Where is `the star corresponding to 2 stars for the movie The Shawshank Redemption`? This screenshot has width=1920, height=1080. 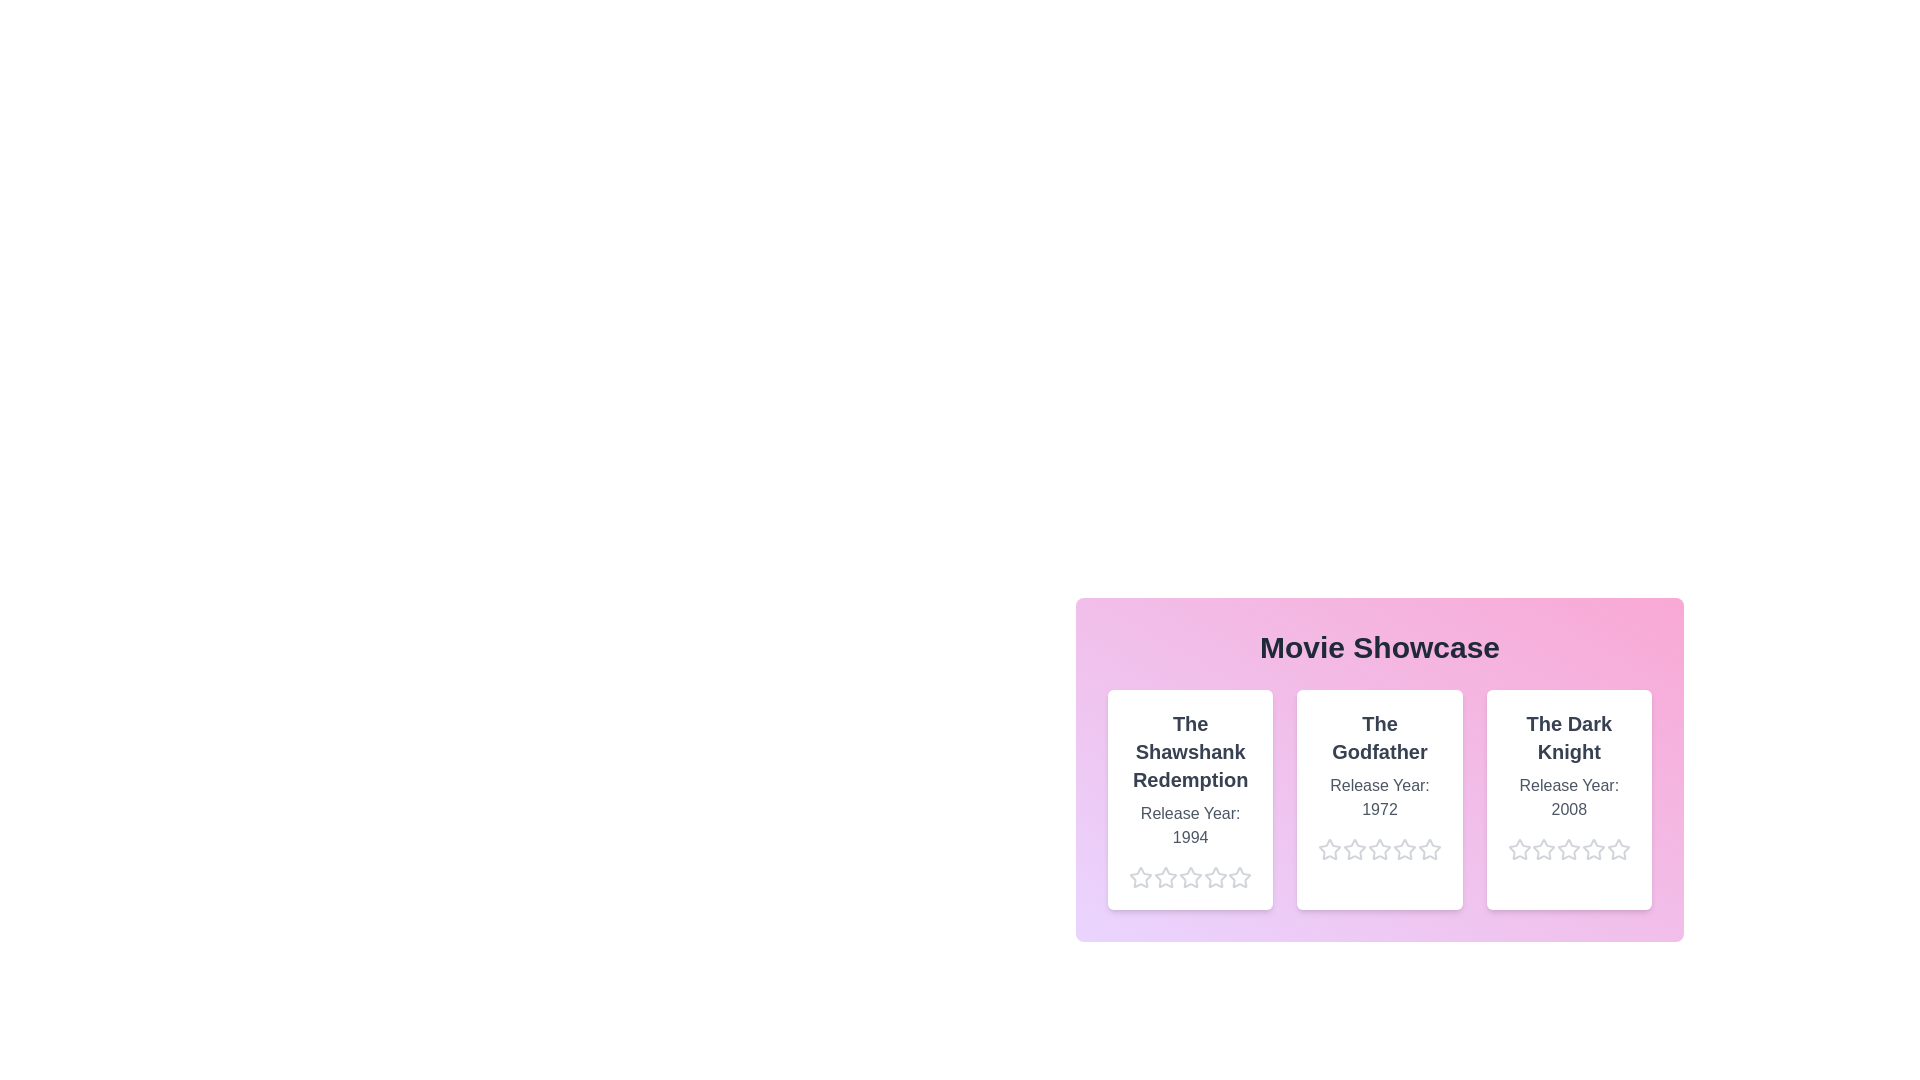
the star corresponding to 2 stars for the movie The Shawshank Redemption is located at coordinates (1153, 877).